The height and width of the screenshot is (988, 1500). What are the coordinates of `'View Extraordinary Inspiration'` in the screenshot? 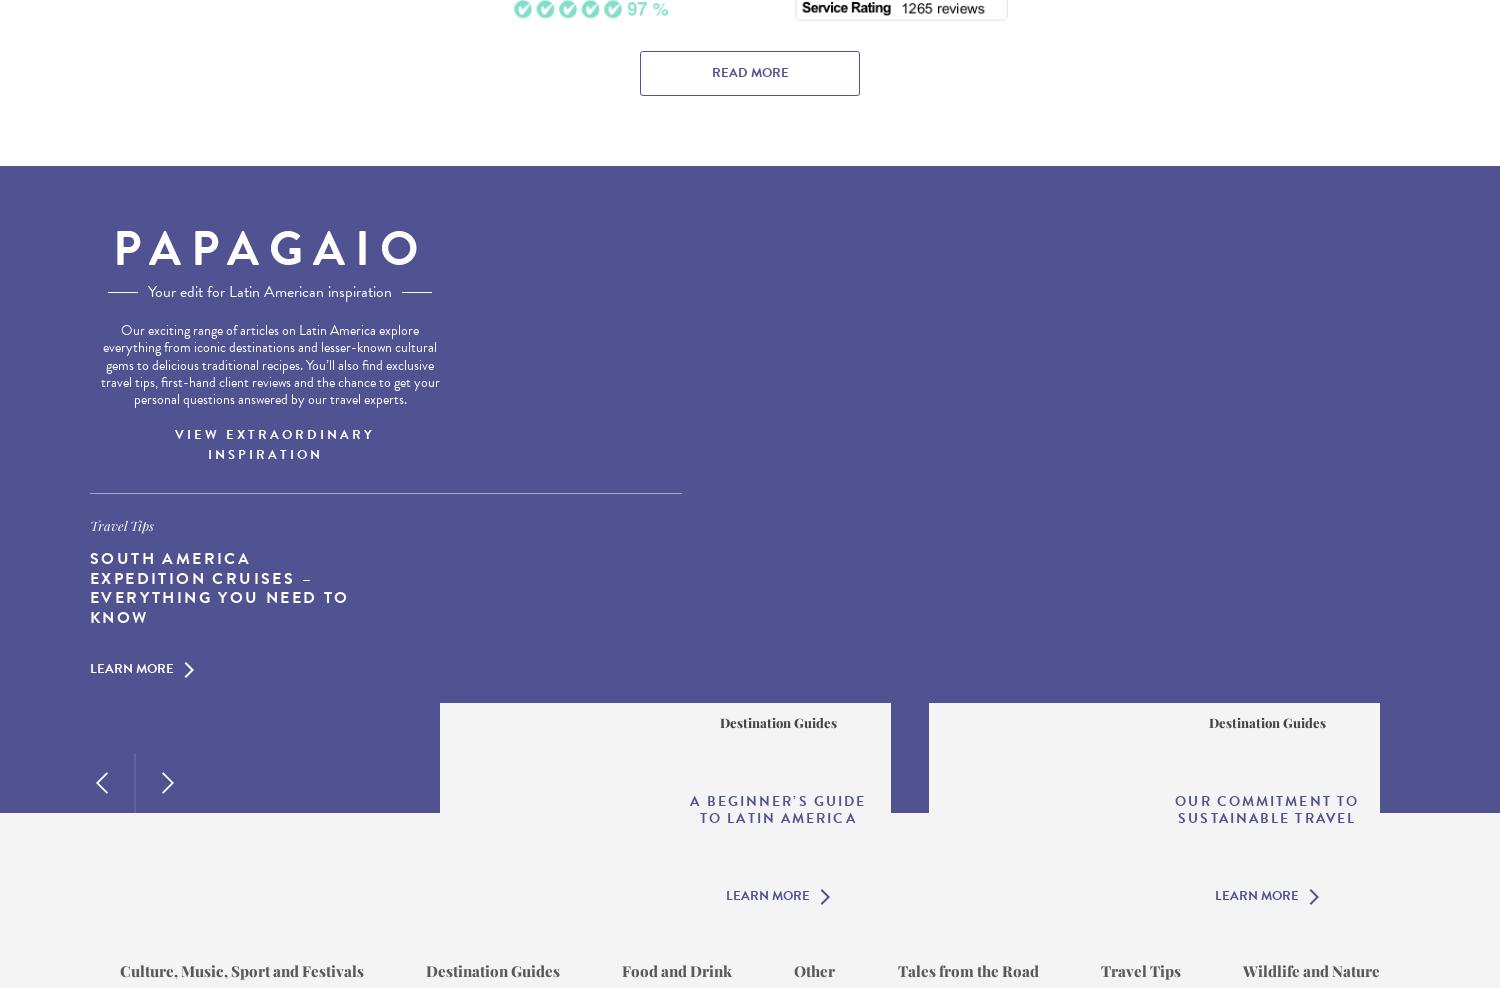 It's located at (274, 444).